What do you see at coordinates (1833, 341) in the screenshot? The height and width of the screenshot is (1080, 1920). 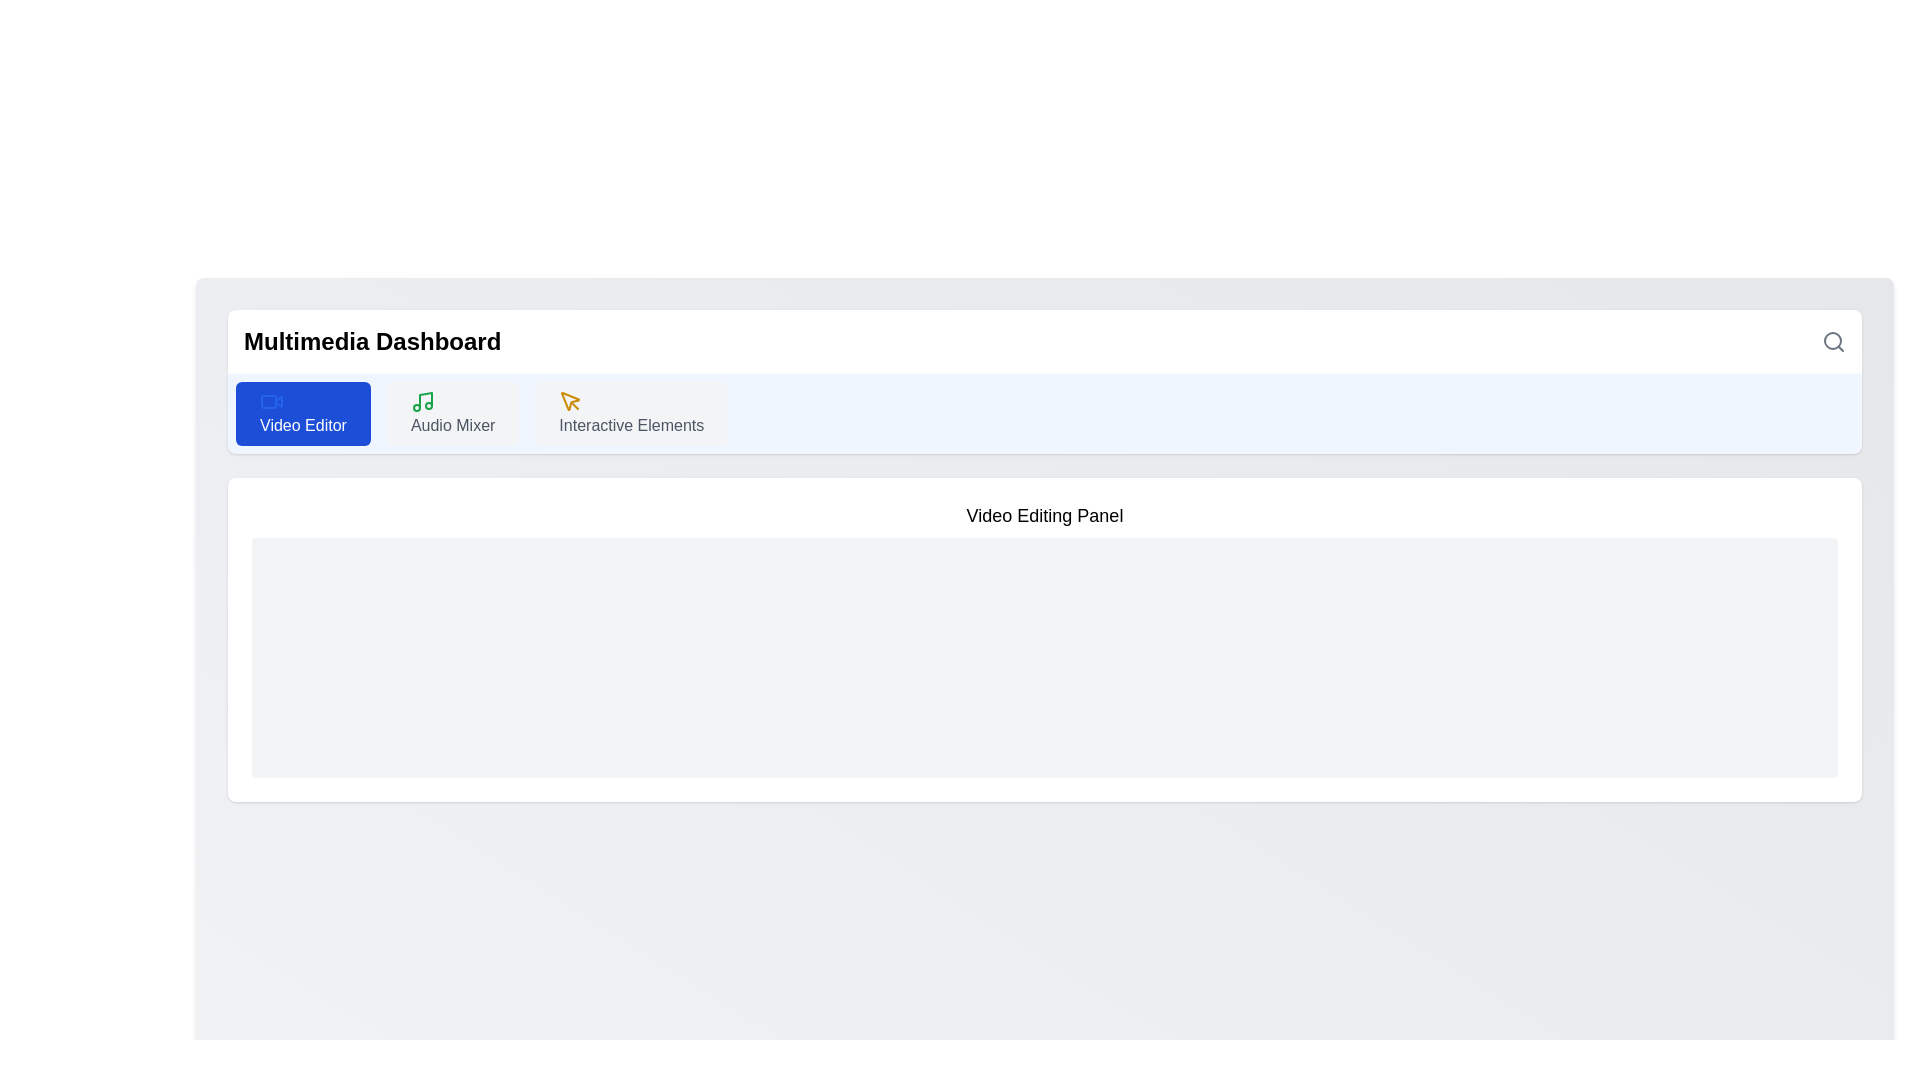 I see `the search icon button located at the top-right corner of the 'Multimedia Dashboard' to initiate a search action` at bounding box center [1833, 341].